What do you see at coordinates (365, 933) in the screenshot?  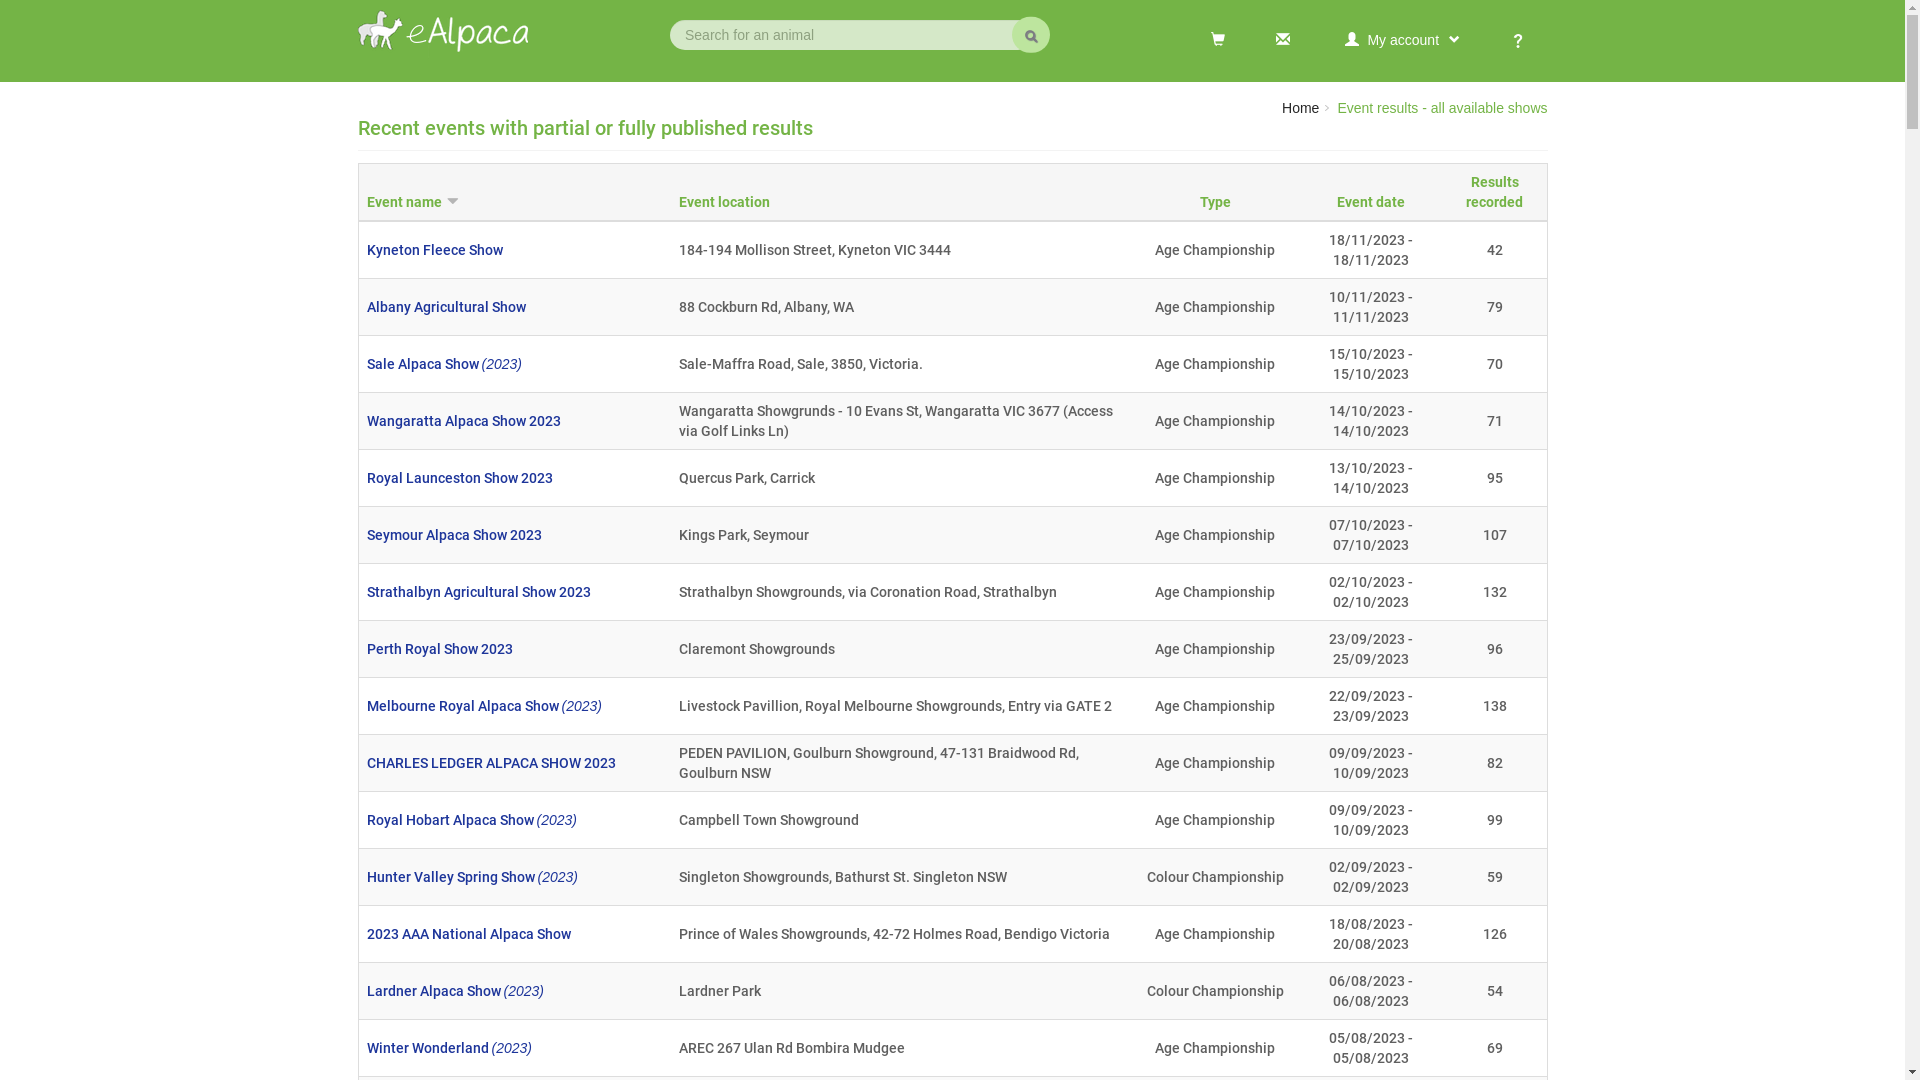 I see `'2023 AAA National Alpaca Show'` at bounding box center [365, 933].